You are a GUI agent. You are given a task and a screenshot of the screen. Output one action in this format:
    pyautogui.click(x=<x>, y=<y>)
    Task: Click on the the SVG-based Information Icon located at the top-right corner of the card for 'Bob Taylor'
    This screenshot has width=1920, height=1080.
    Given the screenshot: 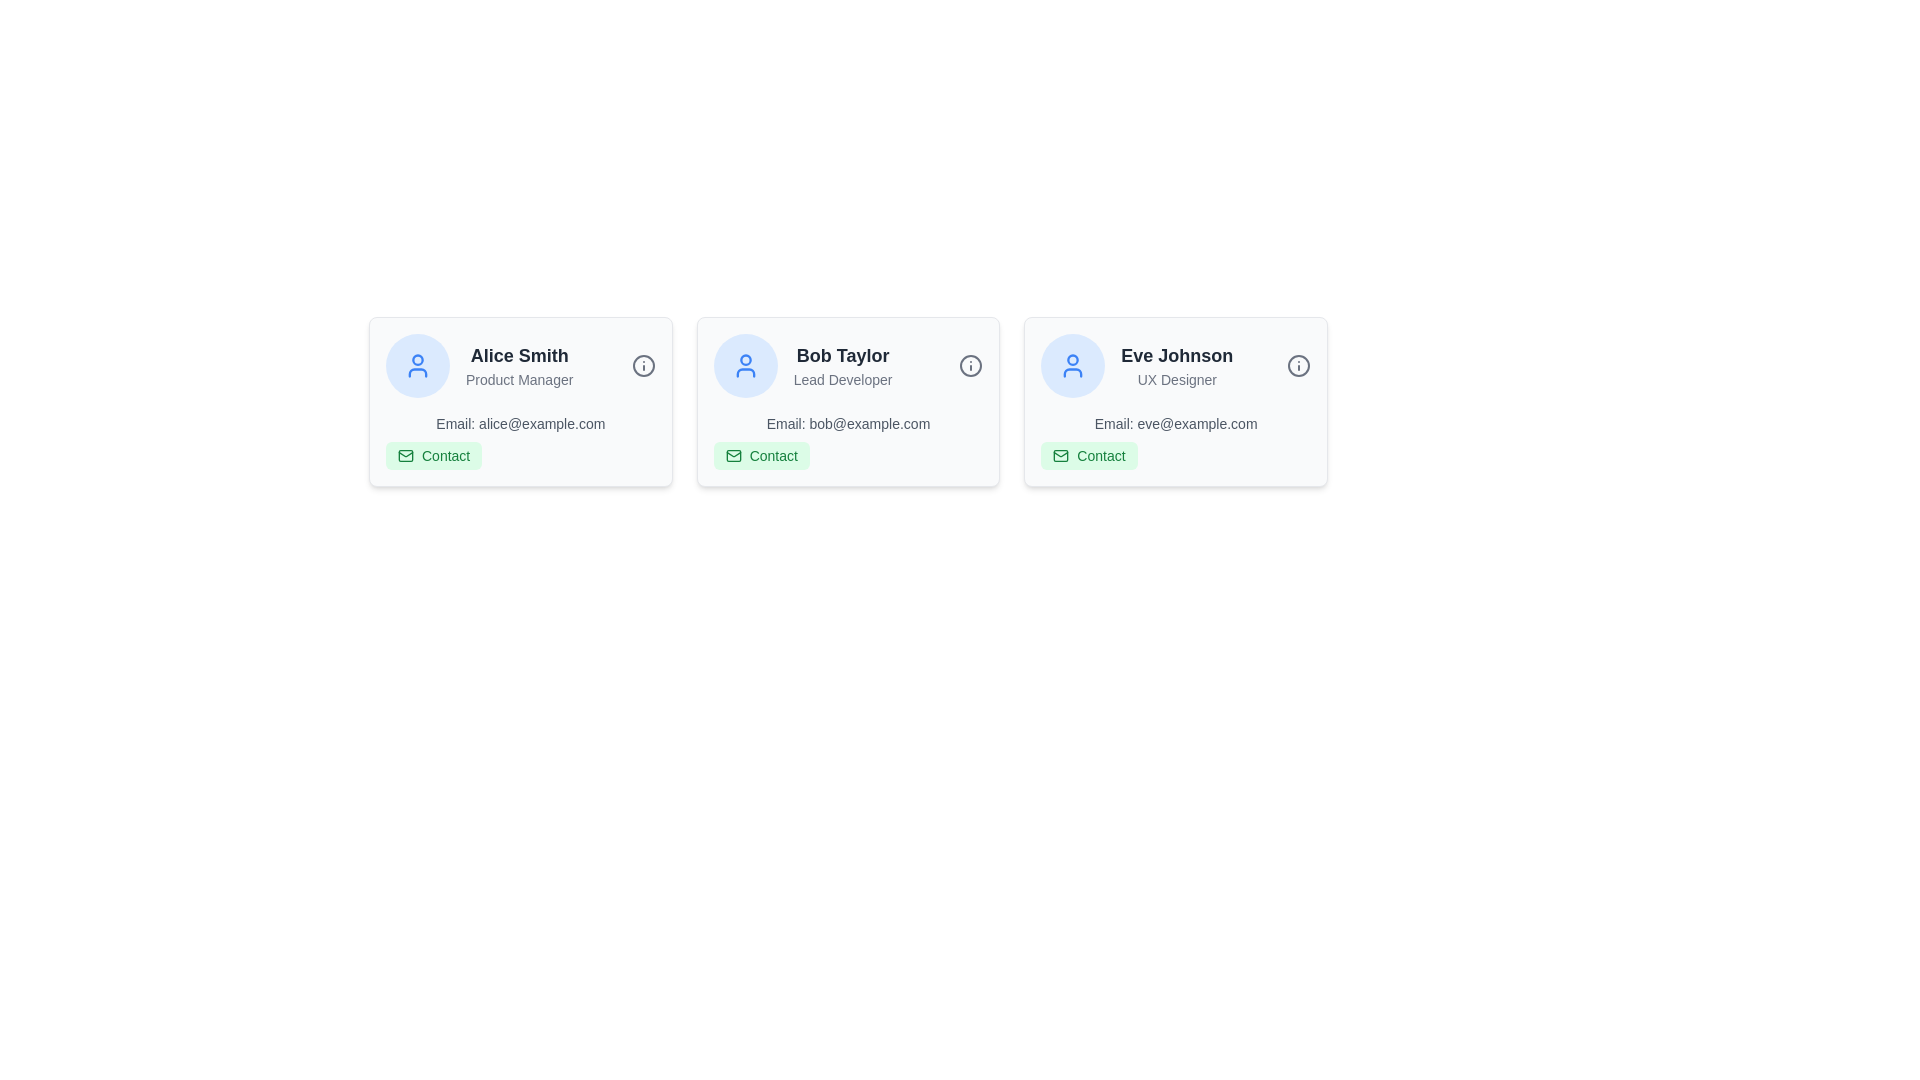 What is the action you would take?
    pyautogui.click(x=971, y=366)
    